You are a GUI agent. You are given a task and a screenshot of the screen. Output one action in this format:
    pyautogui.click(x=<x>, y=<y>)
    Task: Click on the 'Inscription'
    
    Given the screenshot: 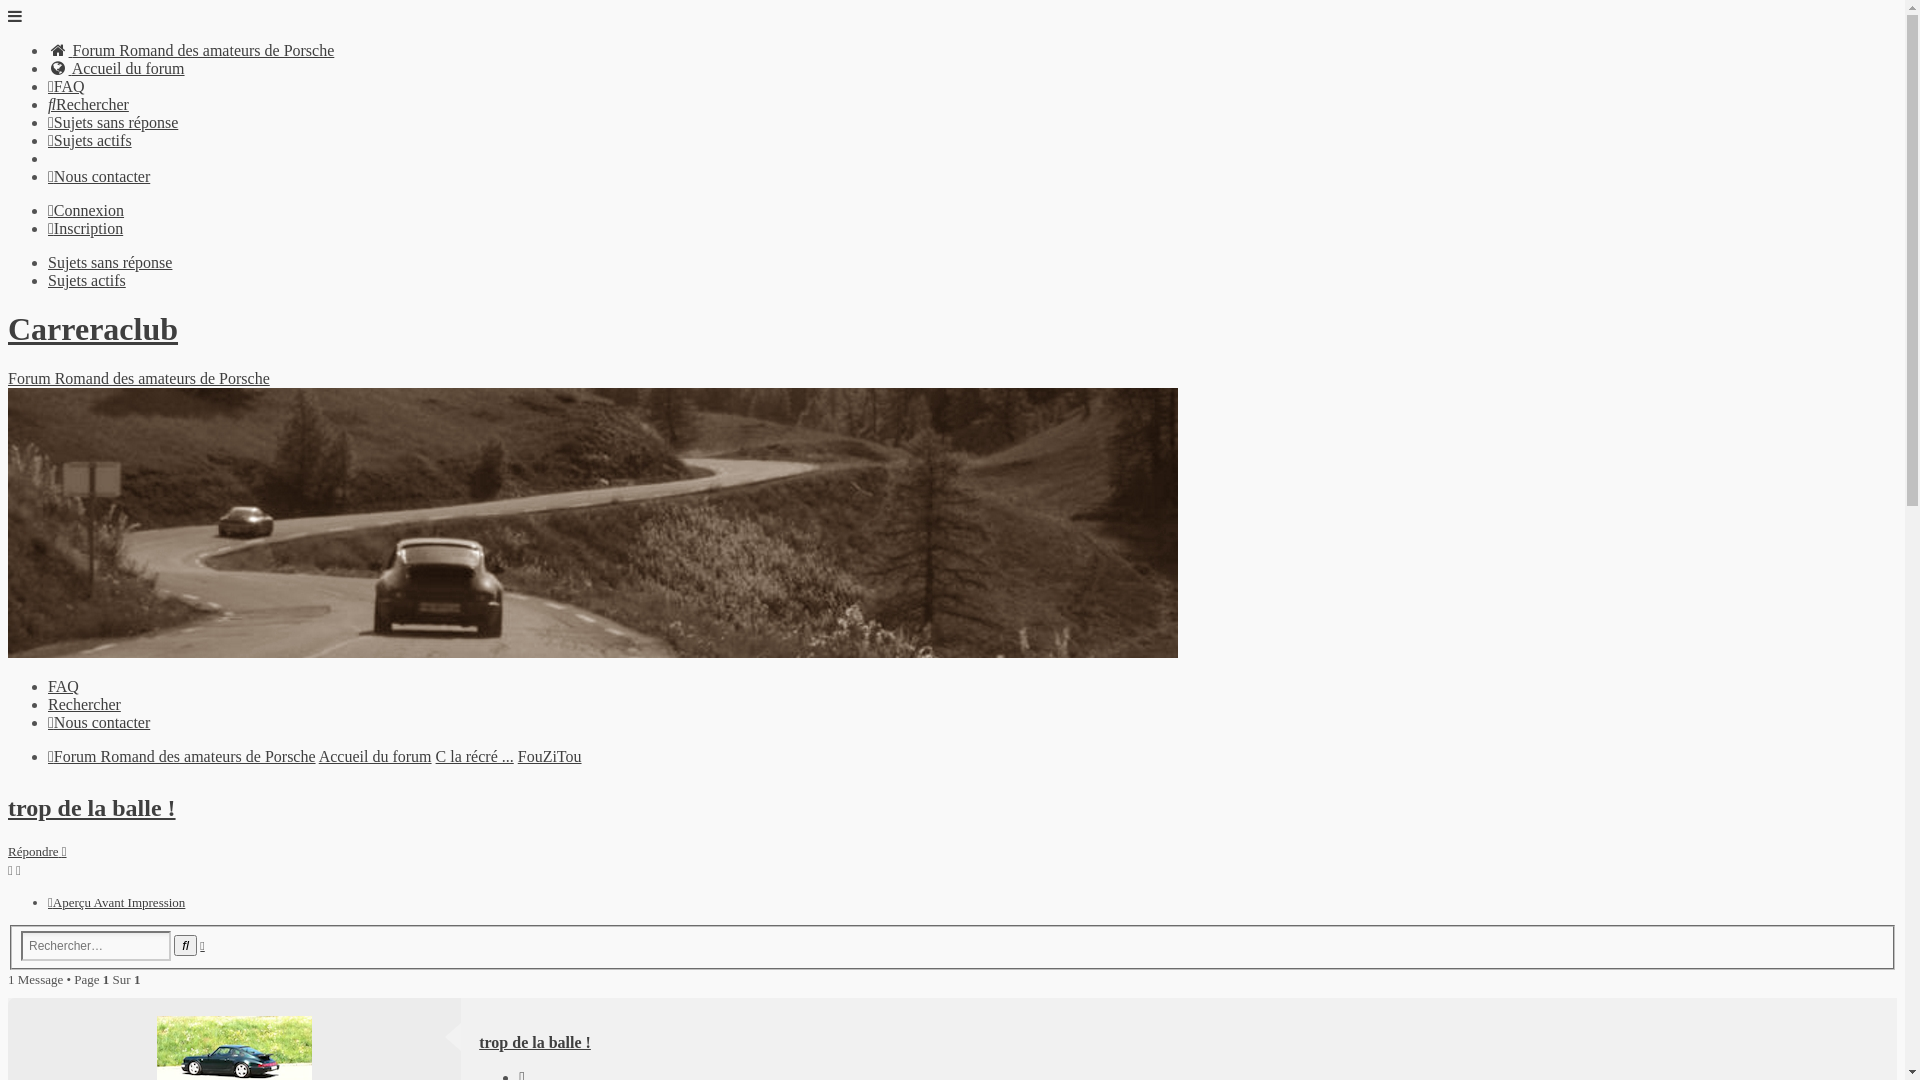 What is the action you would take?
    pyautogui.click(x=84, y=227)
    